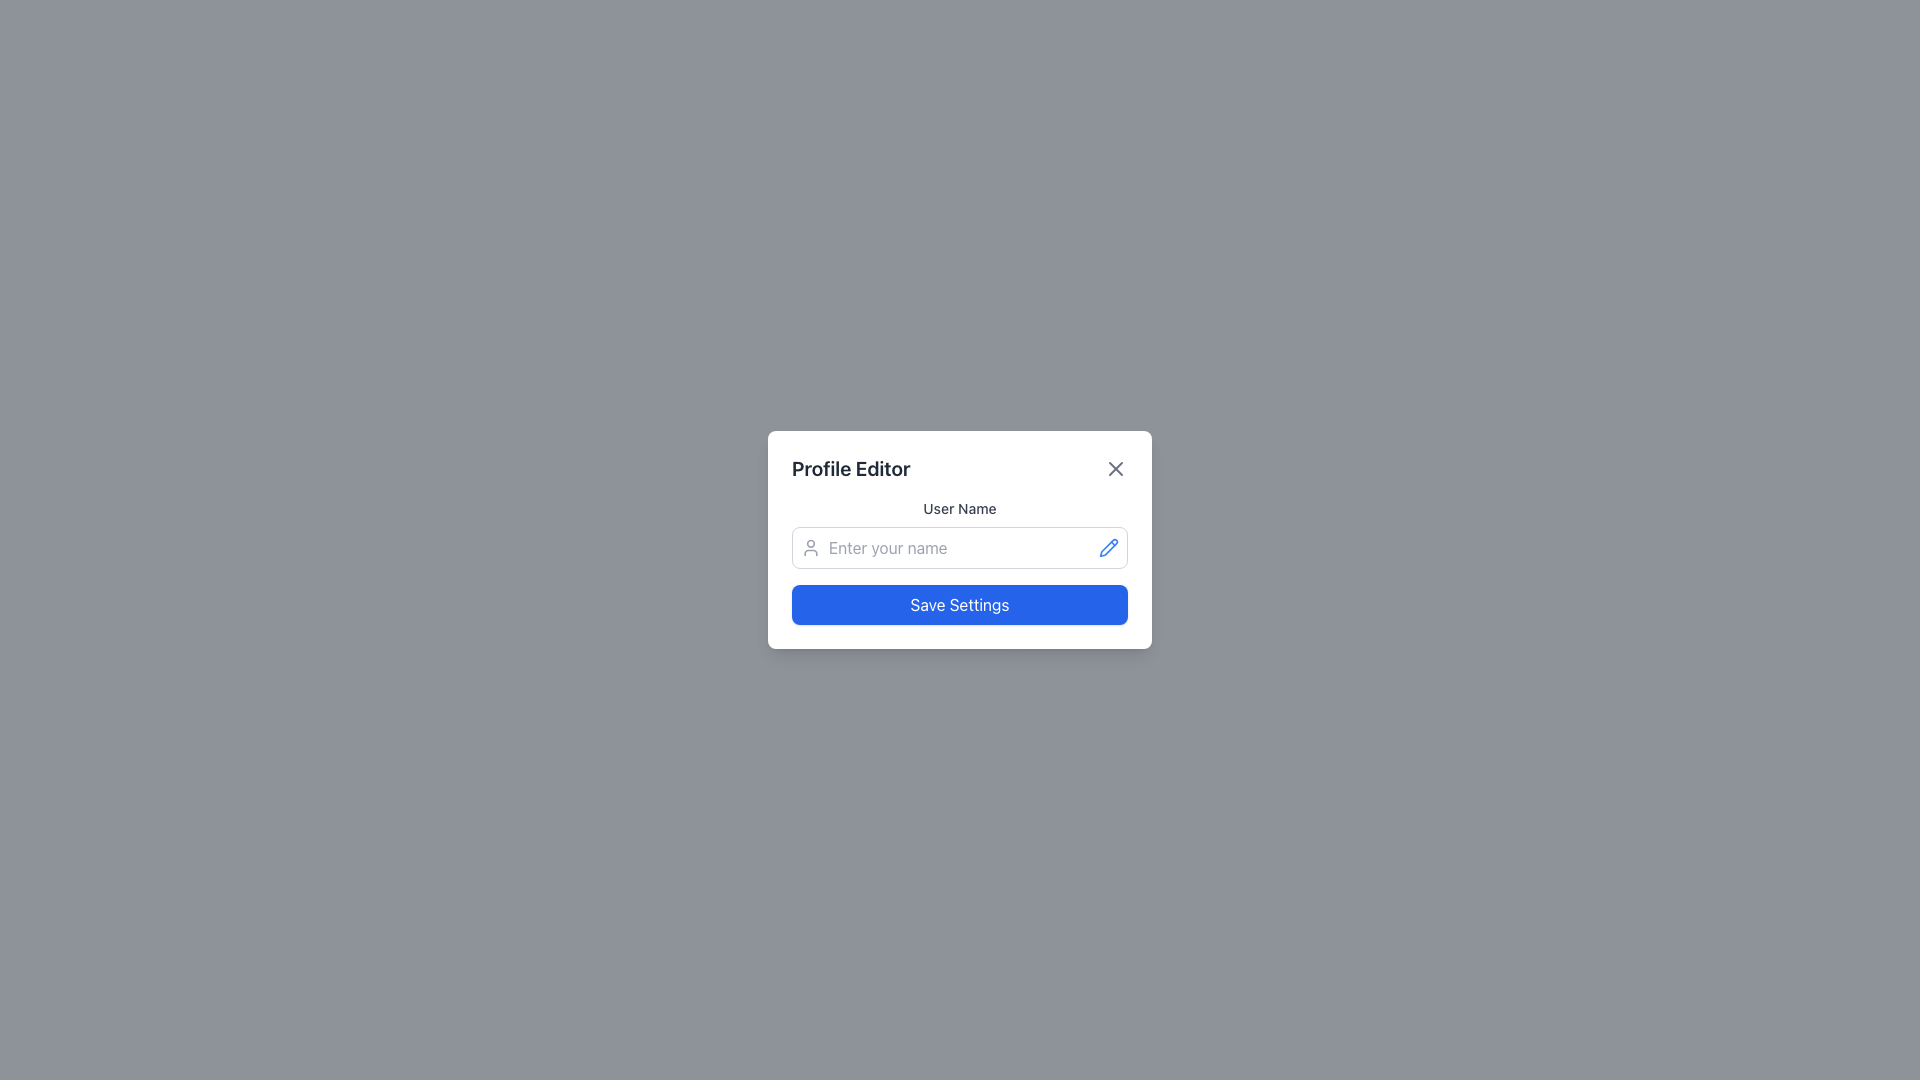  Describe the element at coordinates (960, 604) in the screenshot. I see `the rectangular button with rounded corners and blue background labeled 'Save Settings'` at that location.